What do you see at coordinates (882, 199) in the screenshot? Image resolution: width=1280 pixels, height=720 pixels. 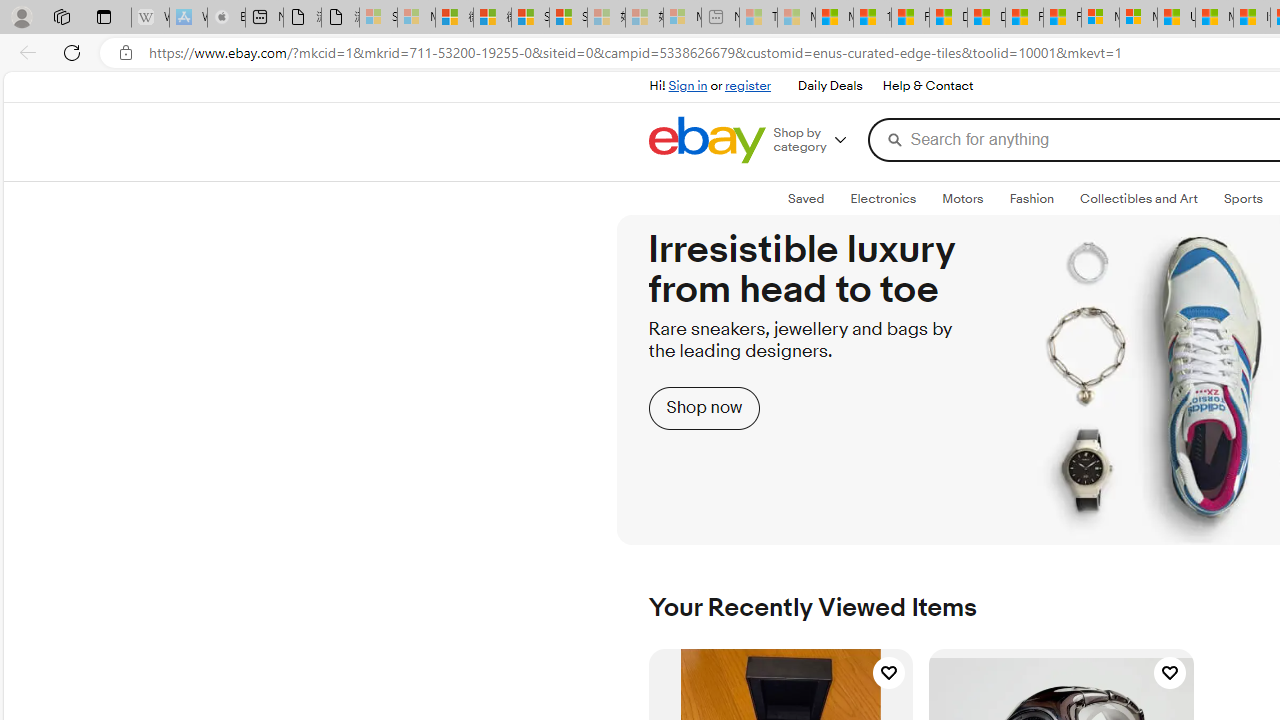 I see `'Electronics'` at bounding box center [882, 199].